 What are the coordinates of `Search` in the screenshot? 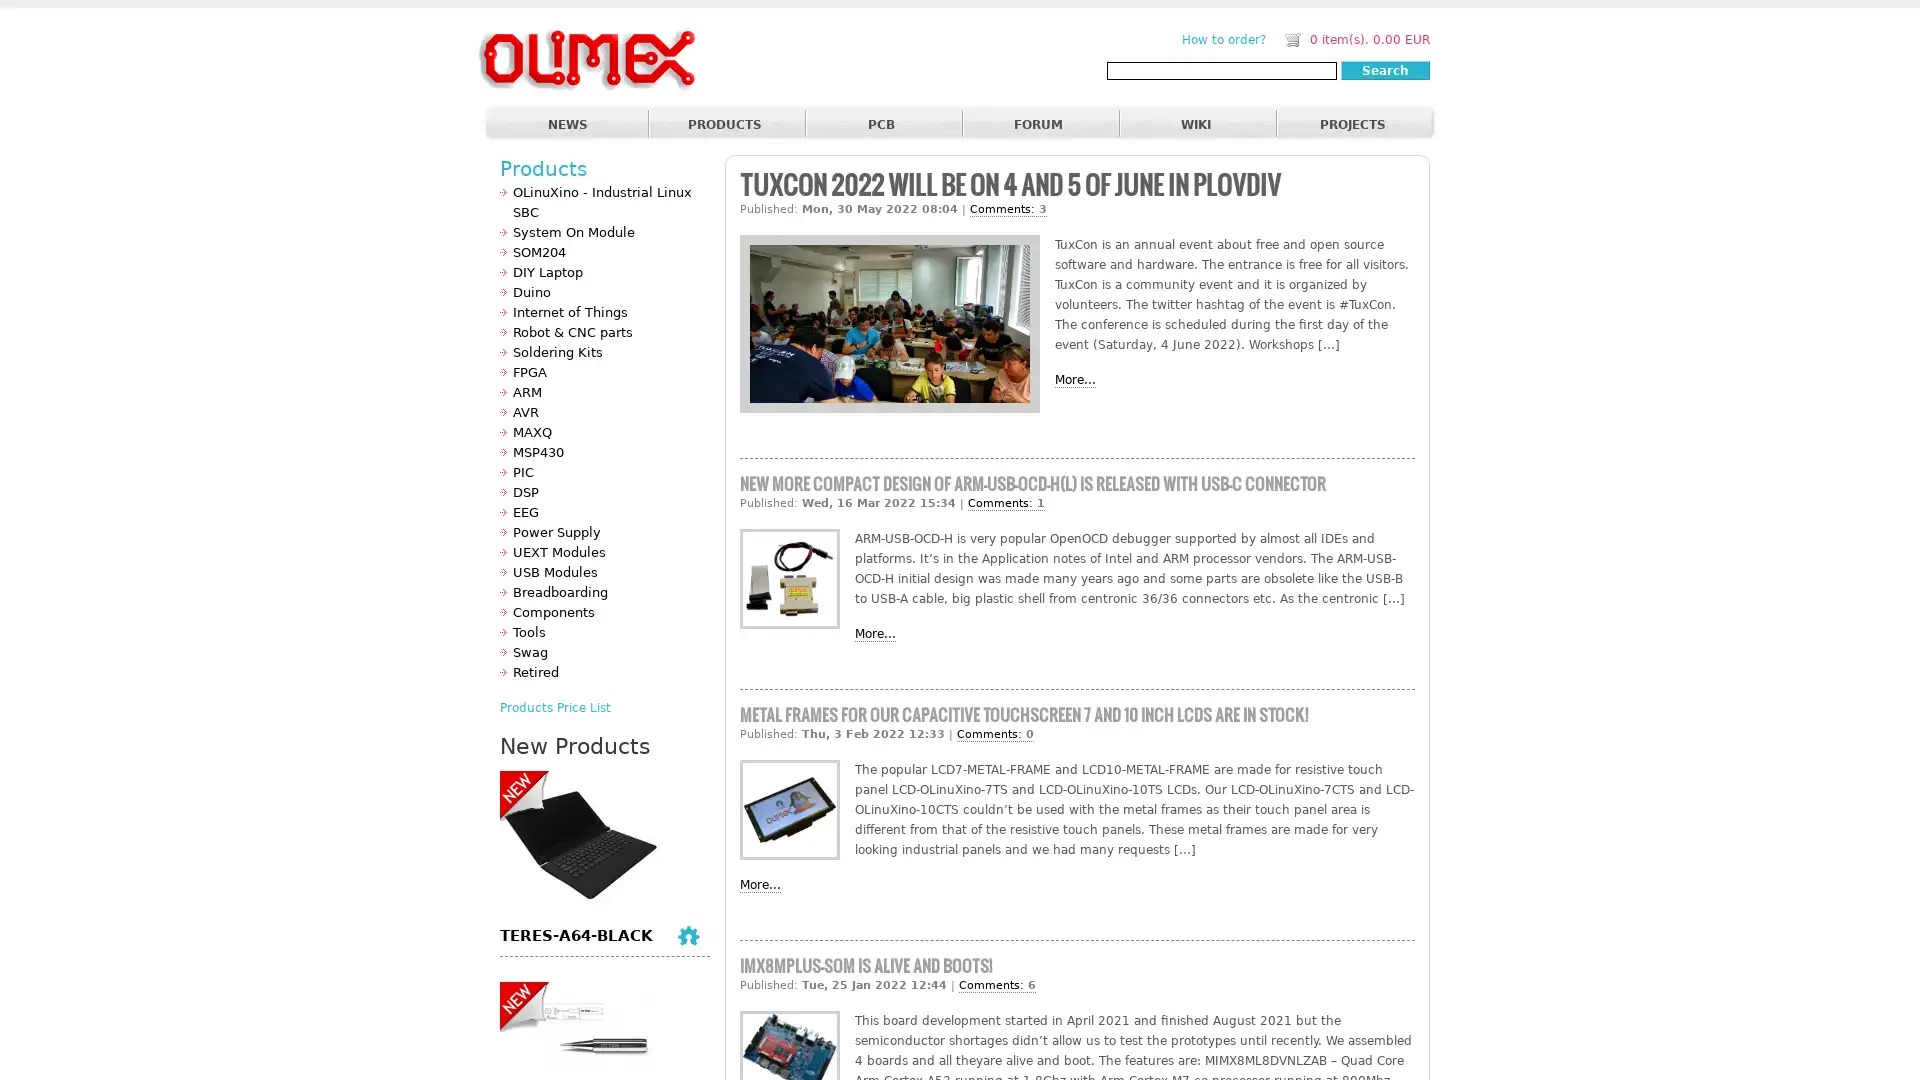 It's located at (1384, 69).